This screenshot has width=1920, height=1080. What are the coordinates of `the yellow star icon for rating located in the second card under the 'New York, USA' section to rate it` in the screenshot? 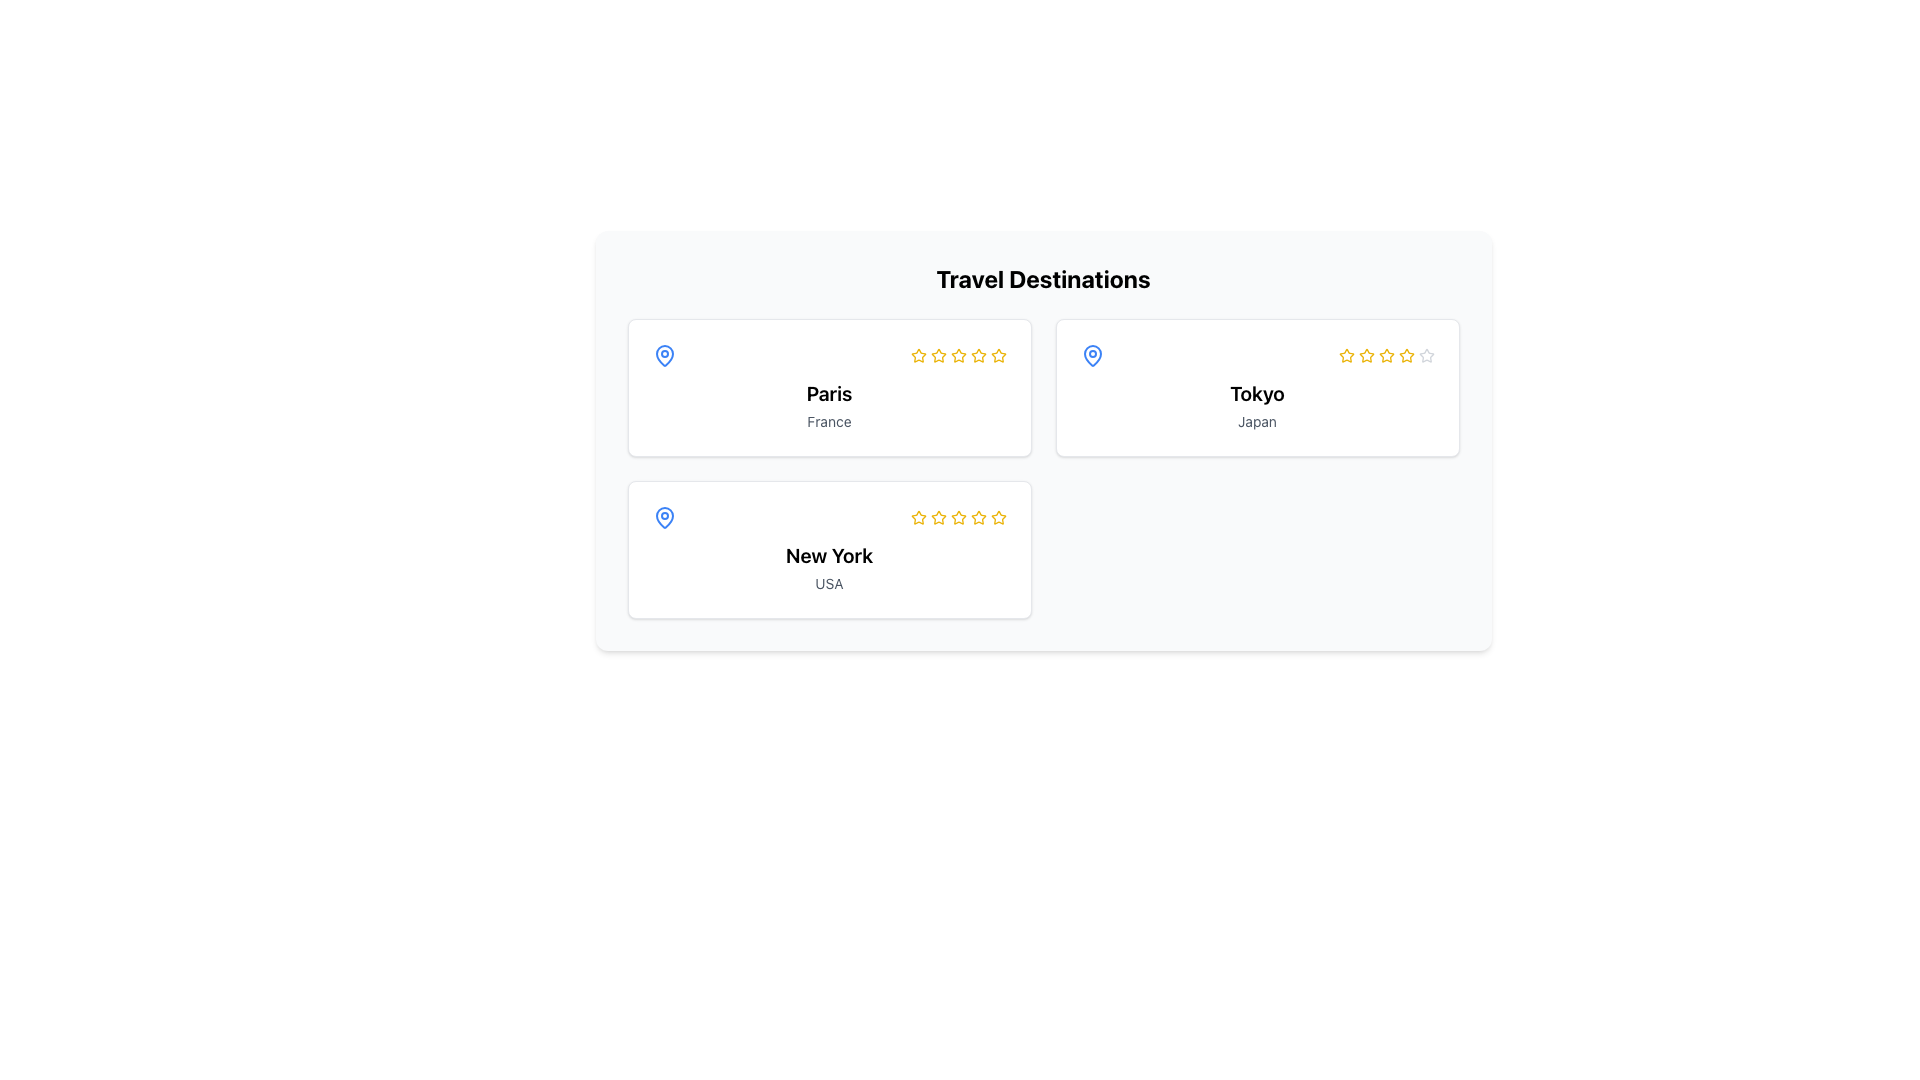 It's located at (917, 516).